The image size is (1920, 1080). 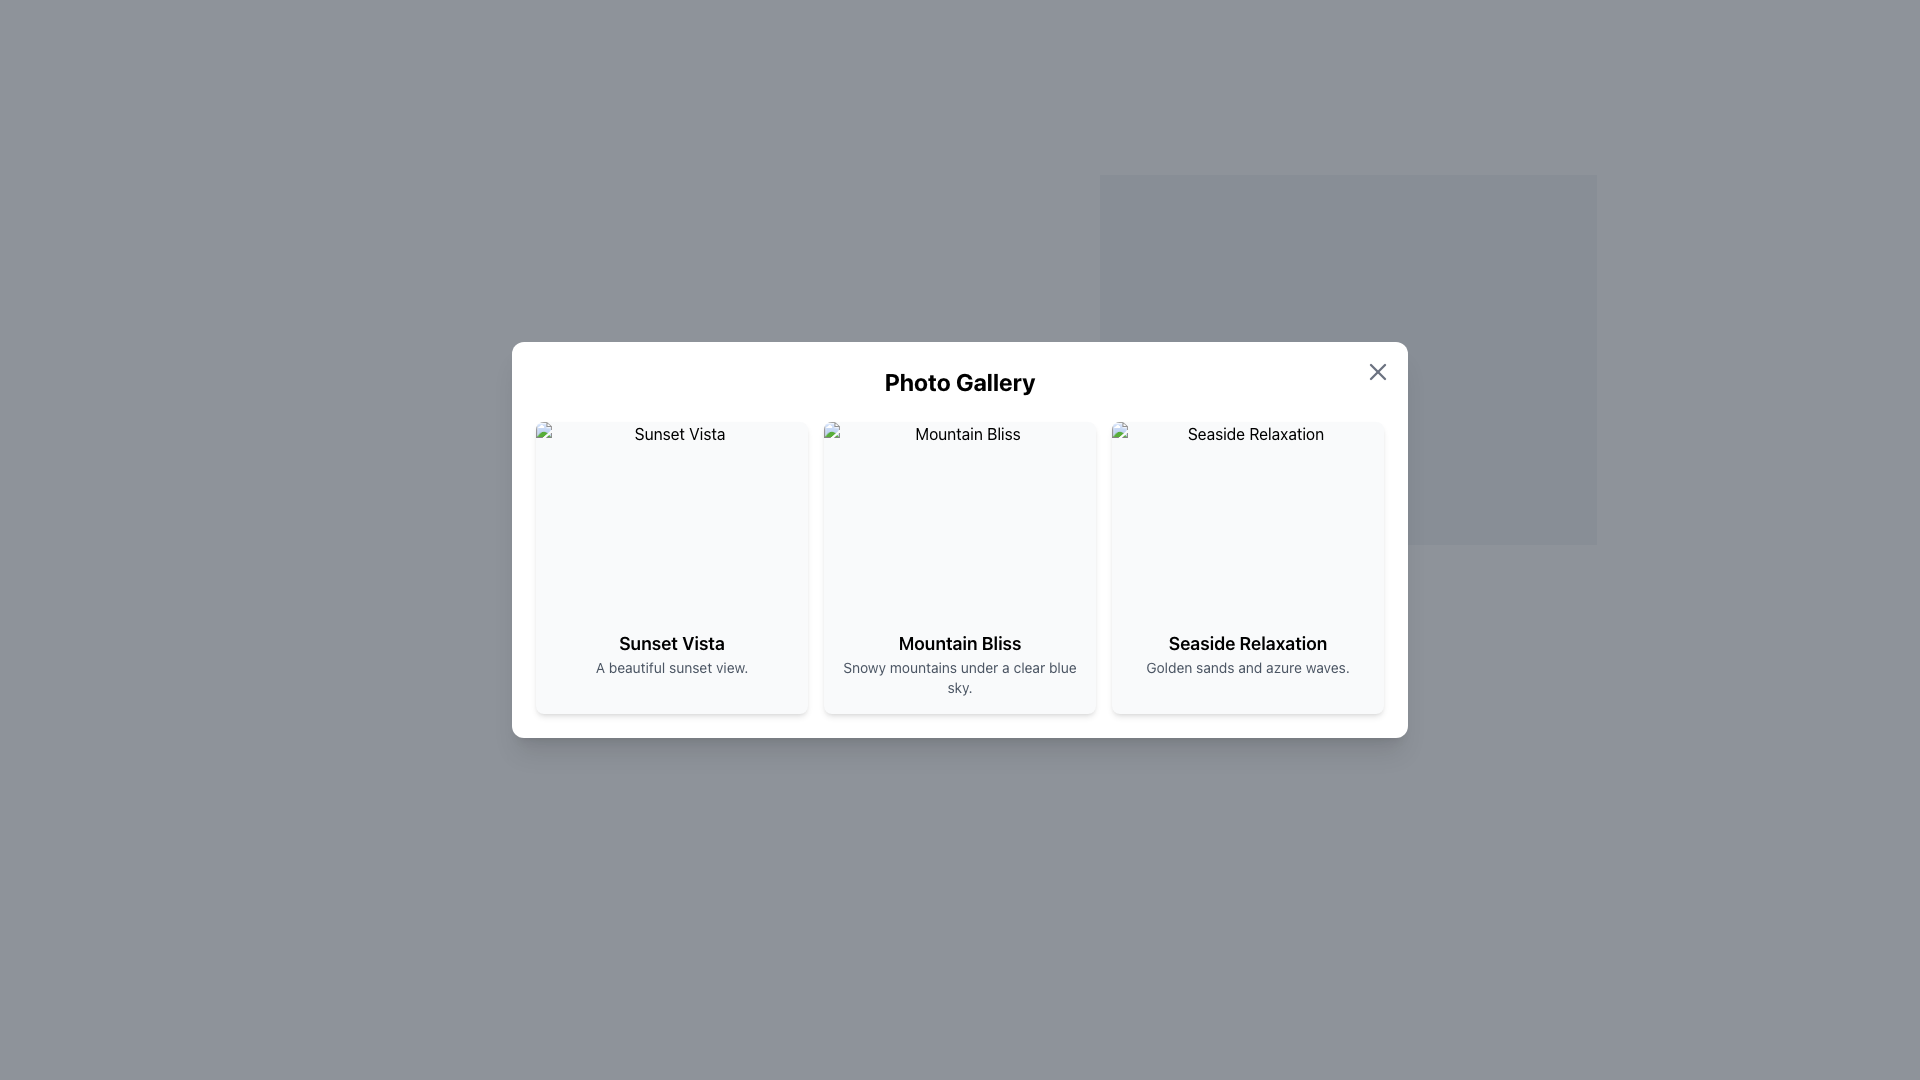 What do you see at coordinates (1247, 667) in the screenshot?
I see `the text snippet reading 'Golden sands and azure waves.' located below the heading 'Seaside Relaxation' in the third panel of the gallery layout` at bounding box center [1247, 667].